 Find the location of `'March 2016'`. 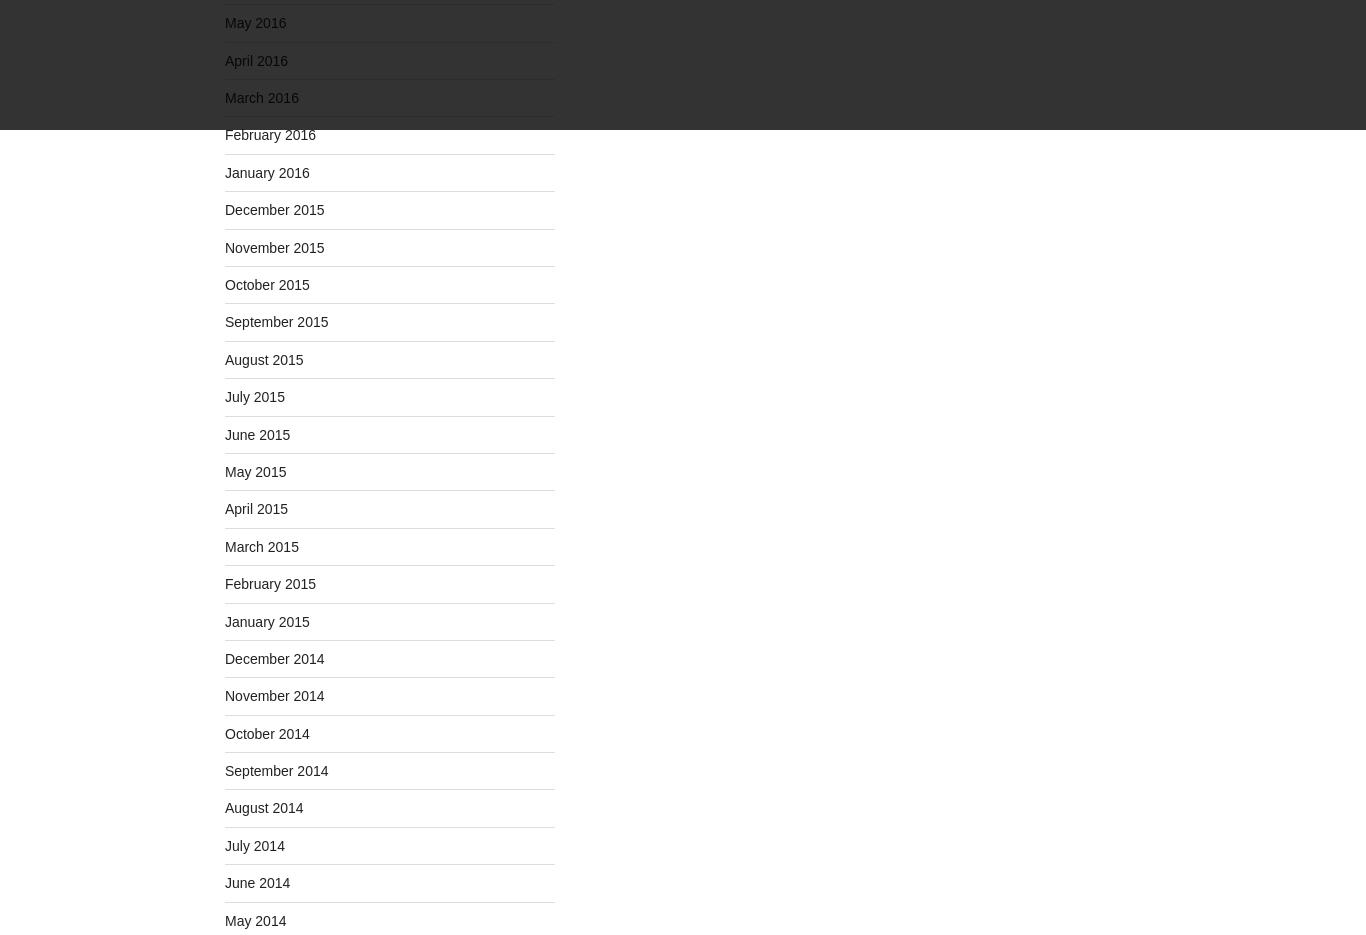

'March 2016' is located at coordinates (261, 96).